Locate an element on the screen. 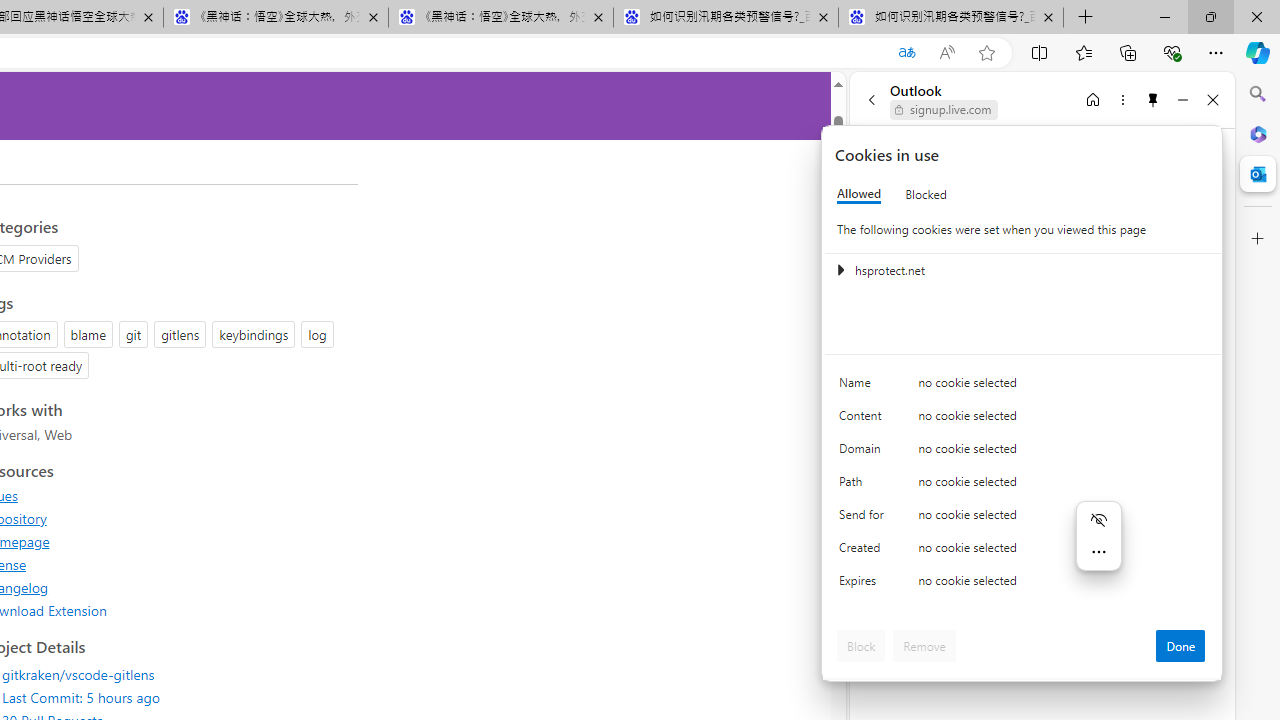  'Mini menu on text selection' is located at coordinates (1097, 548).